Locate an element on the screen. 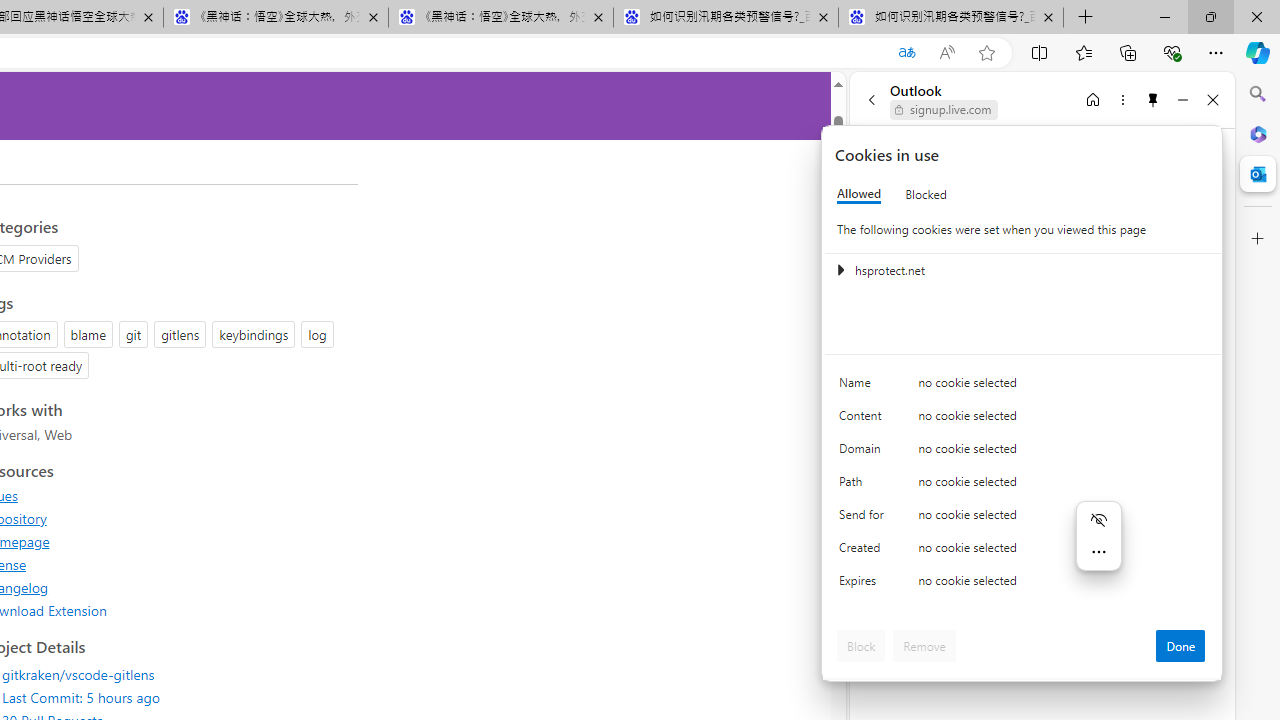  'Mini menu on text selection' is located at coordinates (1097, 548).